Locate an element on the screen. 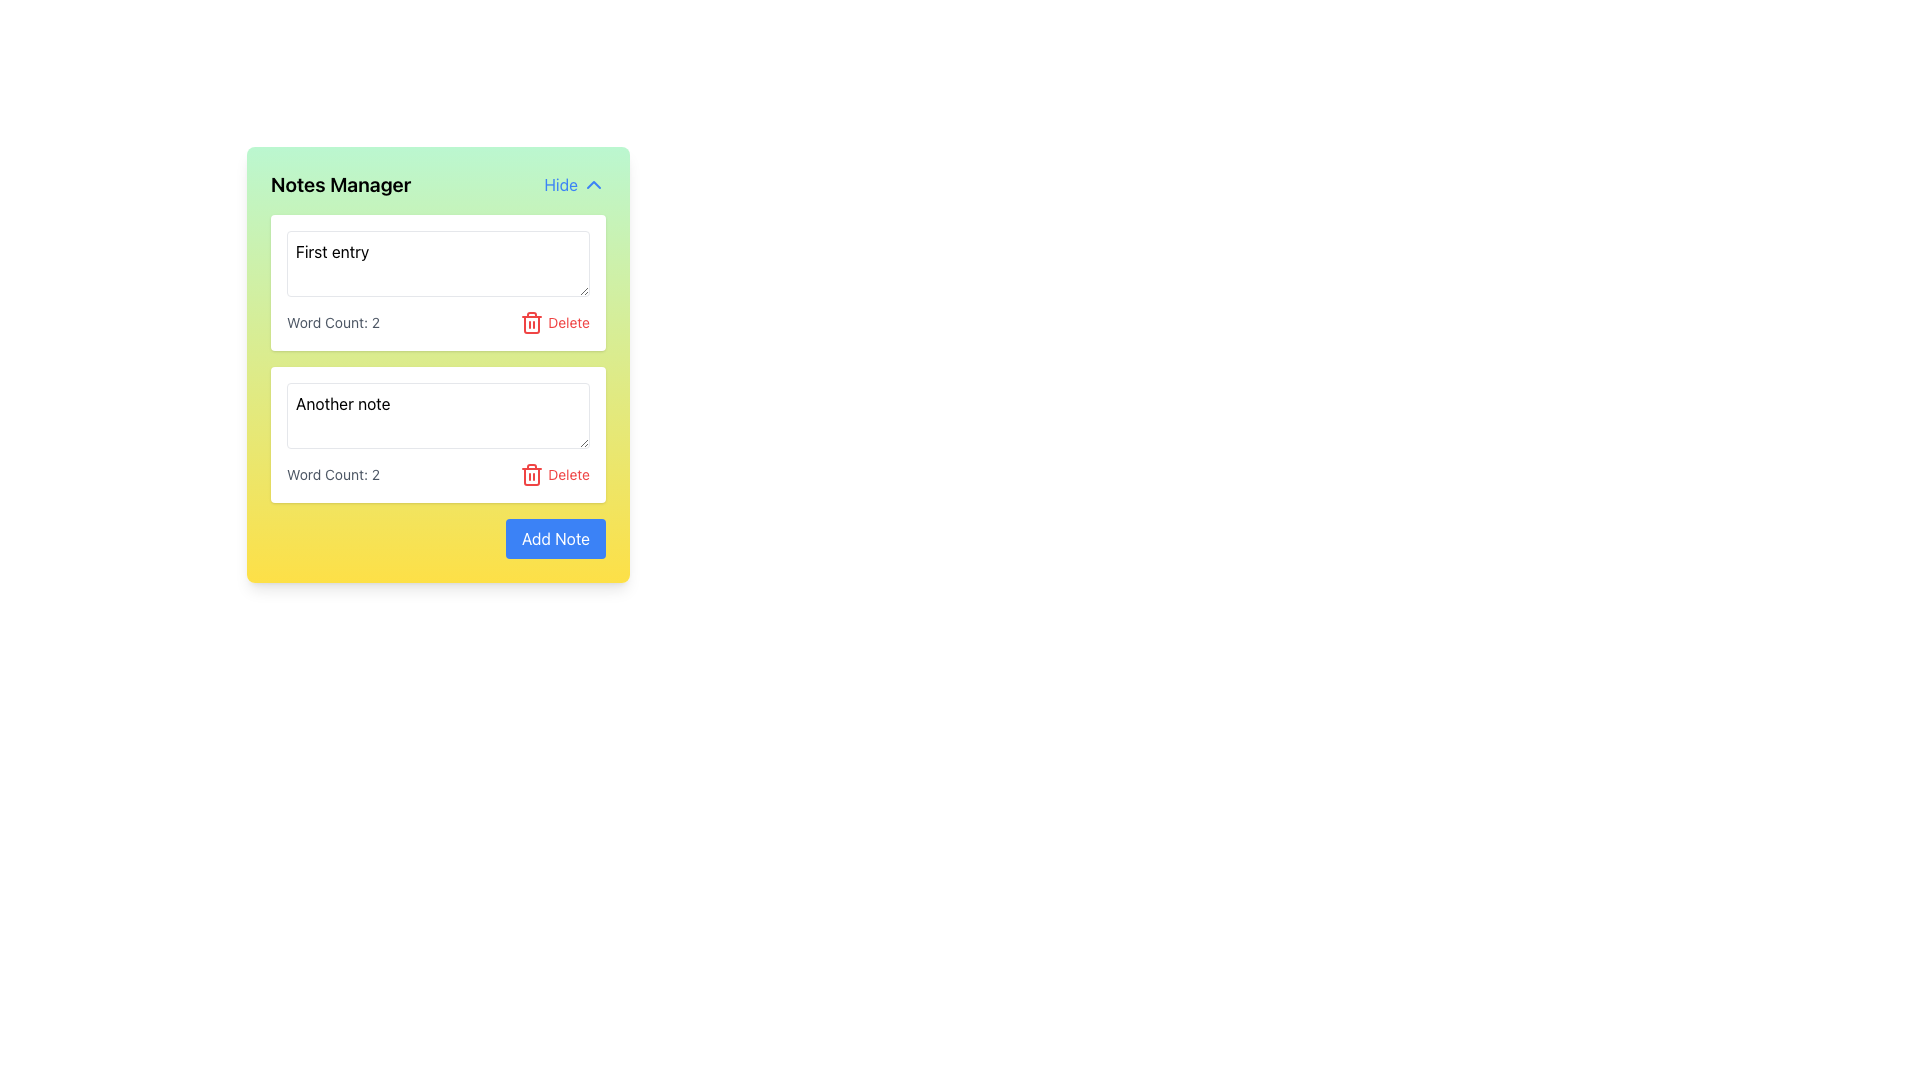 This screenshot has width=1920, height=1080. the toggle button located in the top right corner of the 'Notes Manager' section is located at coordinates (574, 185).